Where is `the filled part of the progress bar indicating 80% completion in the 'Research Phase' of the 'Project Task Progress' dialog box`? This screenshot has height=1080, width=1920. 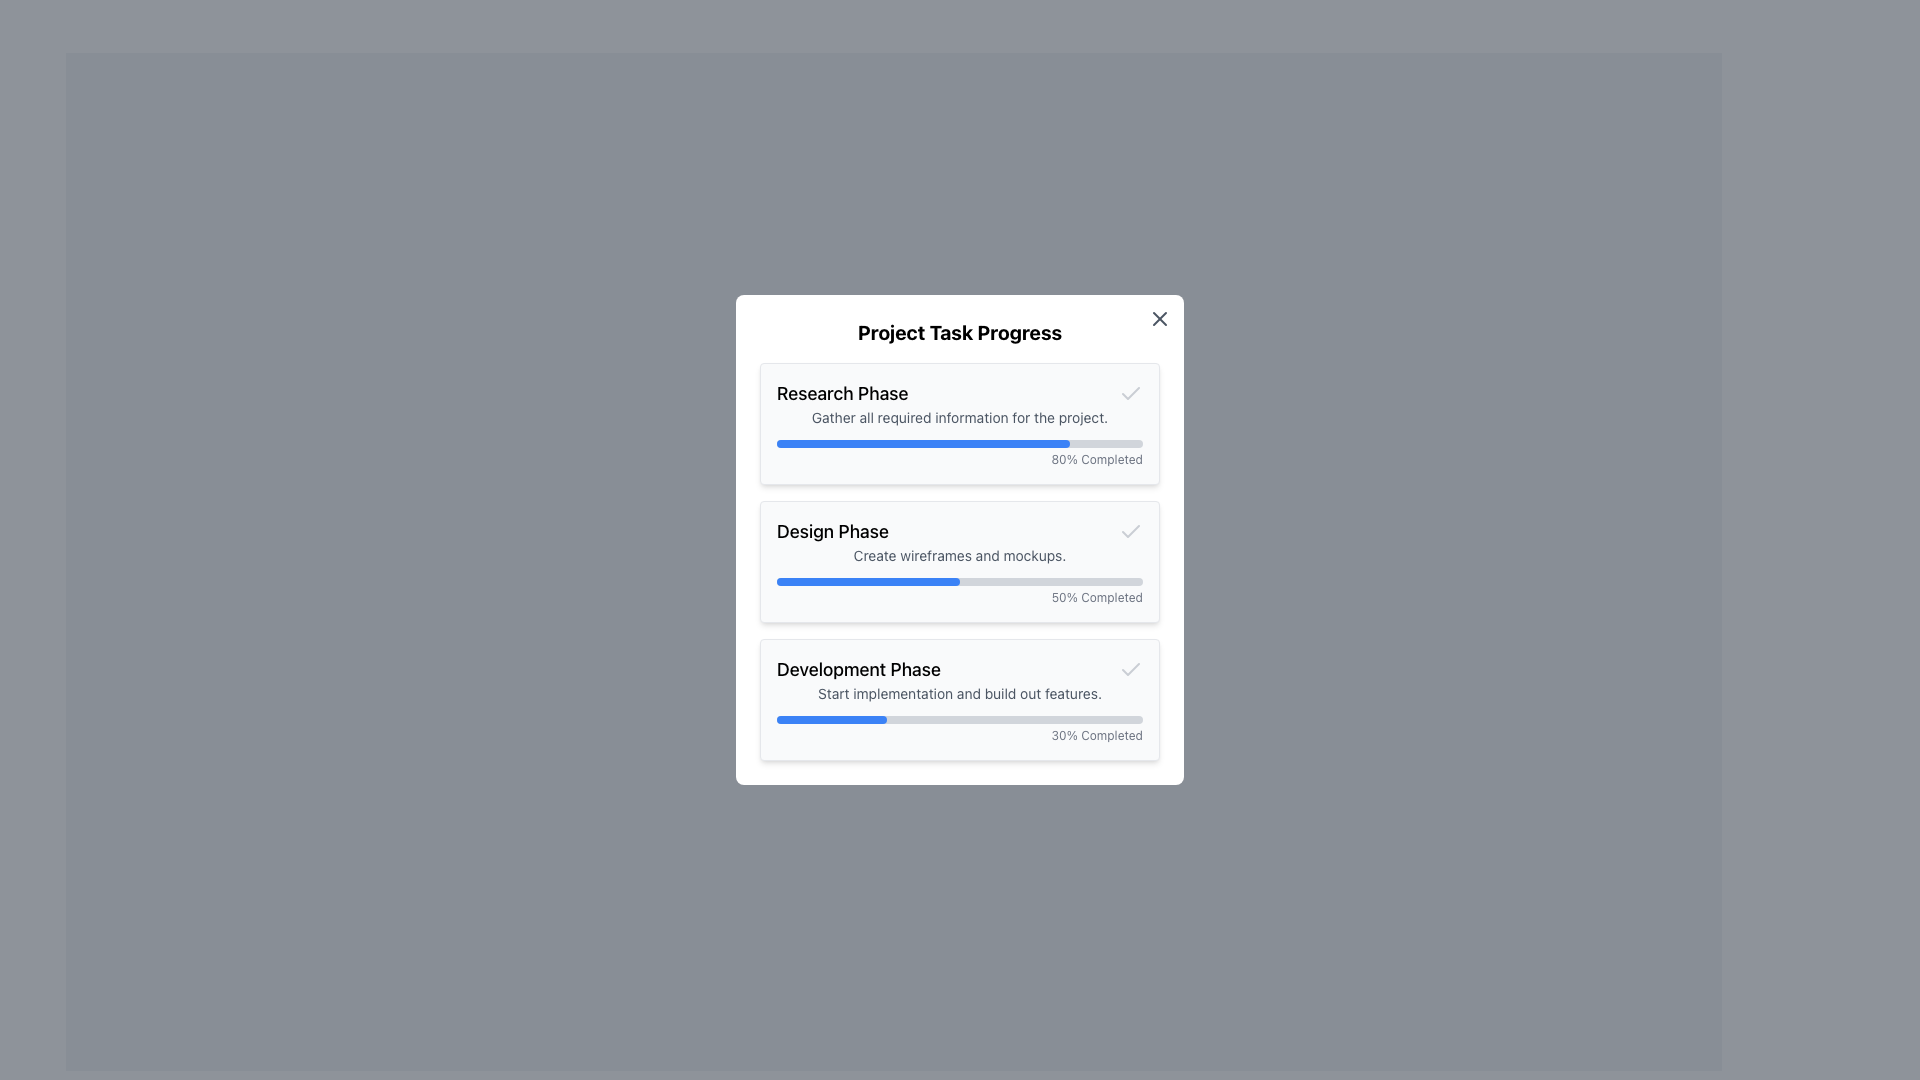 the filled part of the progress bar indicating 80% completion in the 'Research Phase' of the 'Project Task Progress' dialog box is located at coordinates (922, 442).